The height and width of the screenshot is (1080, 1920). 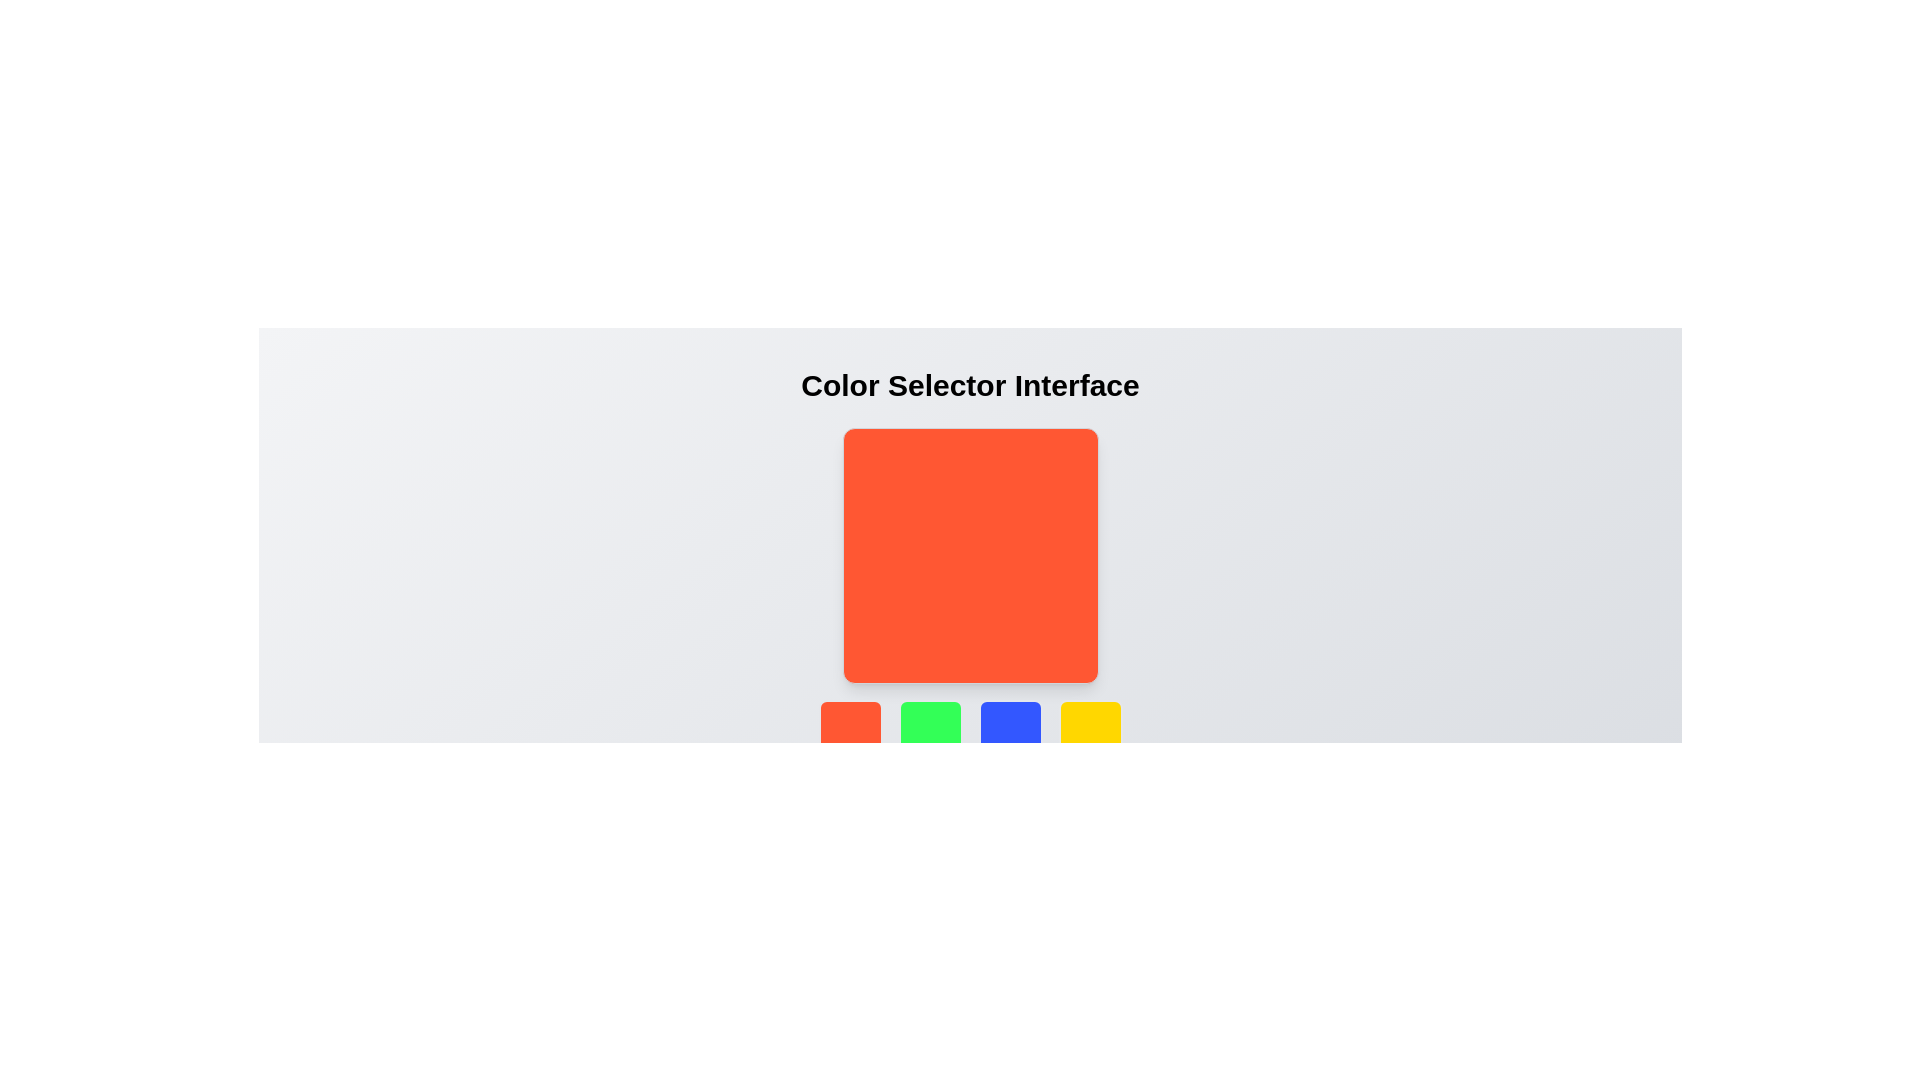 I want to click on the yellow color option button in the color picker interface, so click(x=1089, y=732).